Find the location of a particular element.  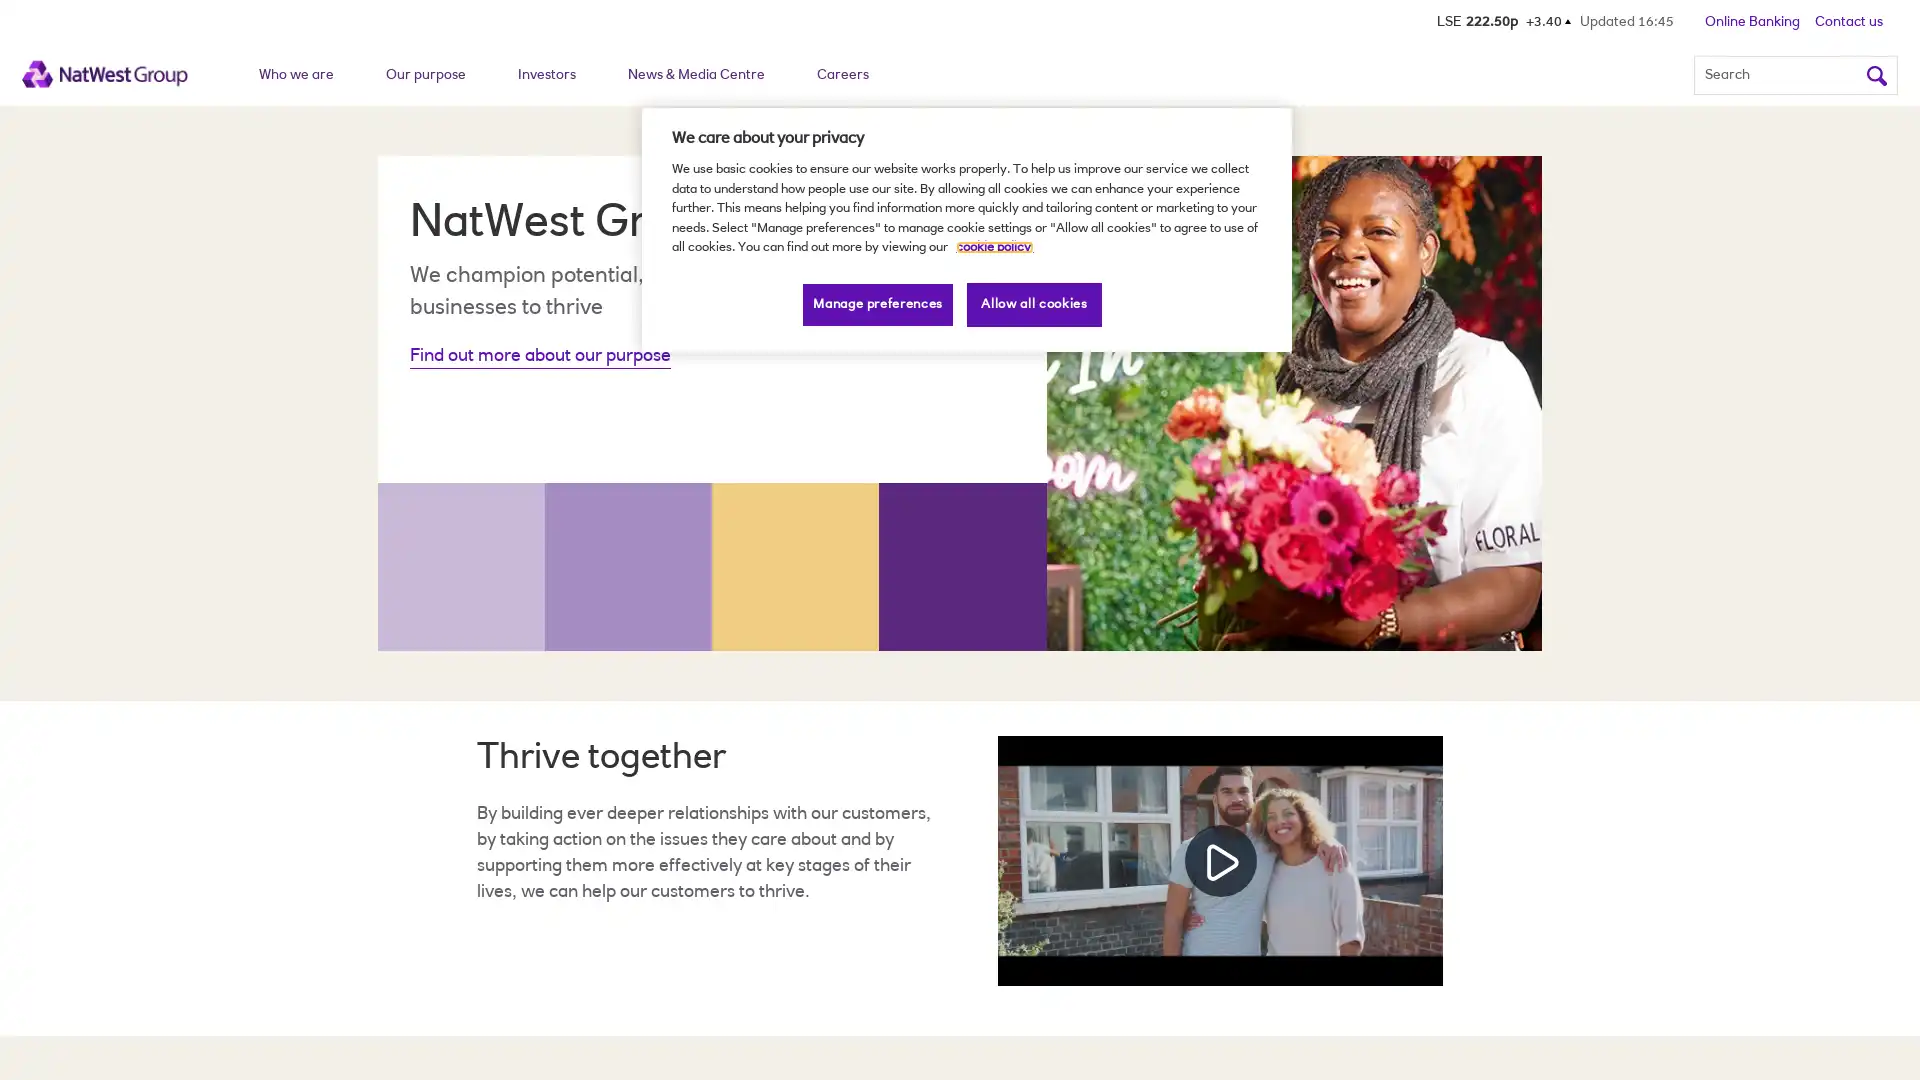

Manage preferences is located at coordinates (878, 304).